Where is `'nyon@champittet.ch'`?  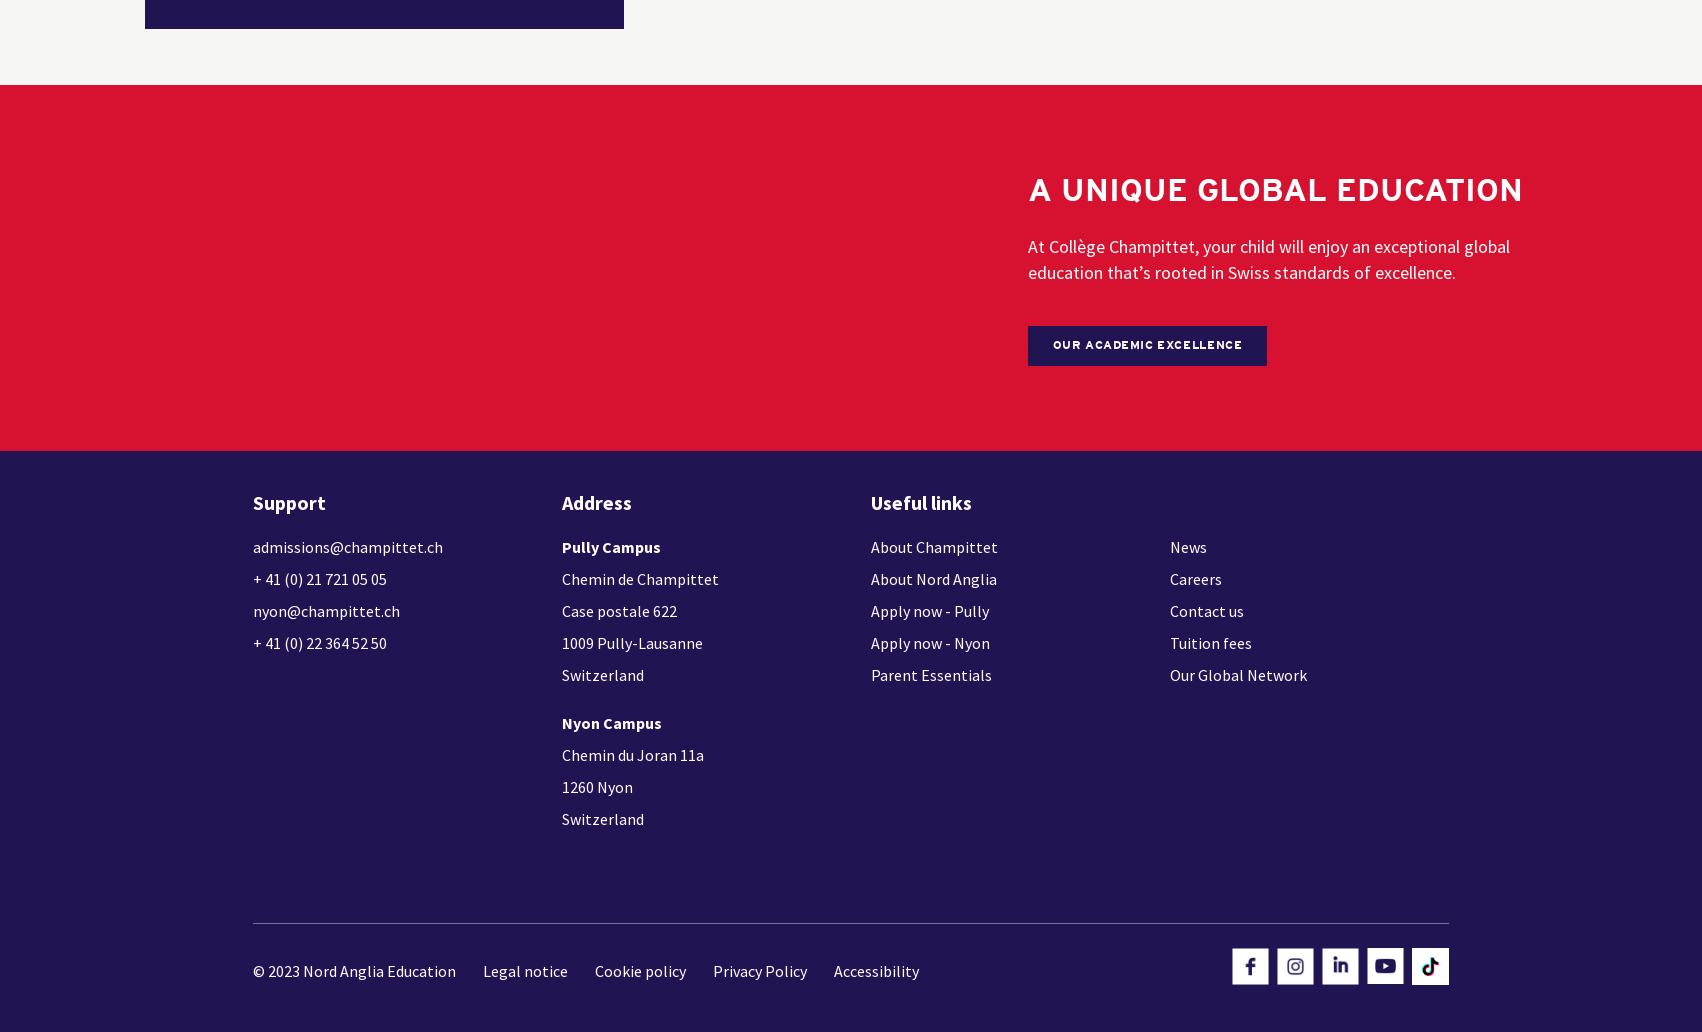 'nyon@champittet.ch' is located at coordinates (326, 611).